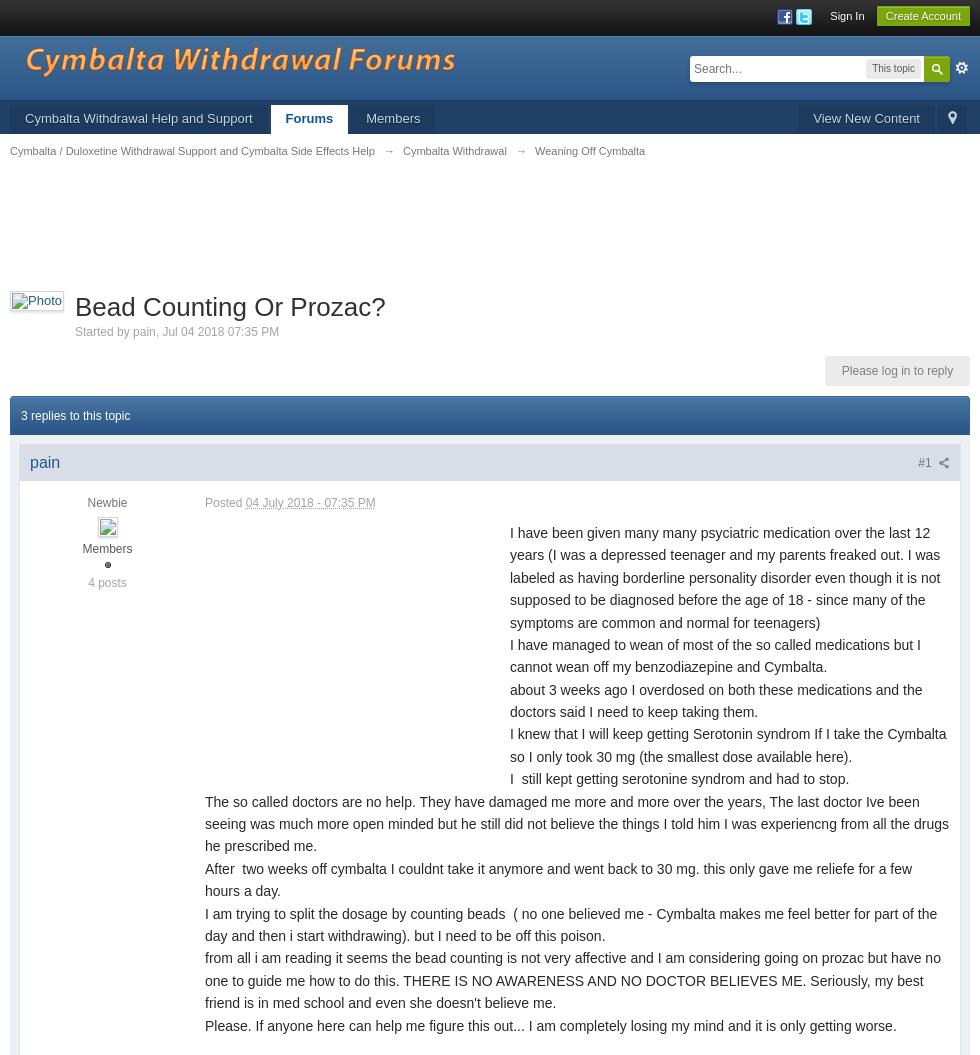 The height and width of the screenshot is (1055, 980). I want to click on 'Newbie', so click(87, 503).